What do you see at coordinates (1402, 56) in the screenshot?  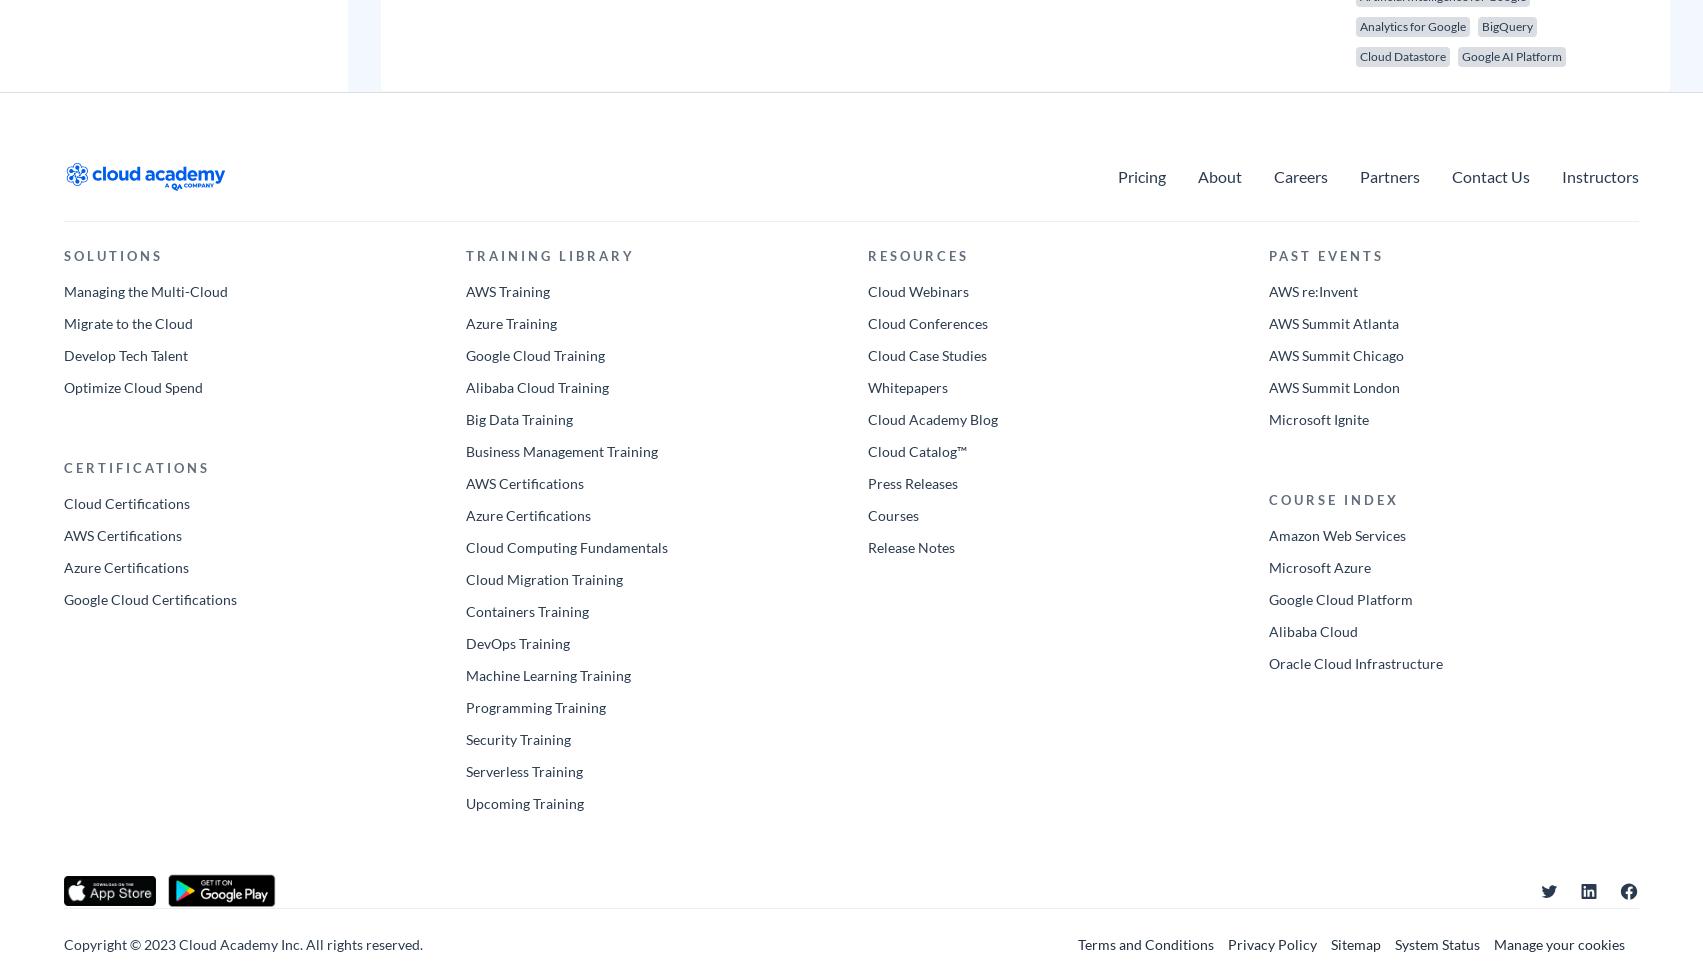 I see `'Cloud Datastore'` at bounding box center [1402, 56].